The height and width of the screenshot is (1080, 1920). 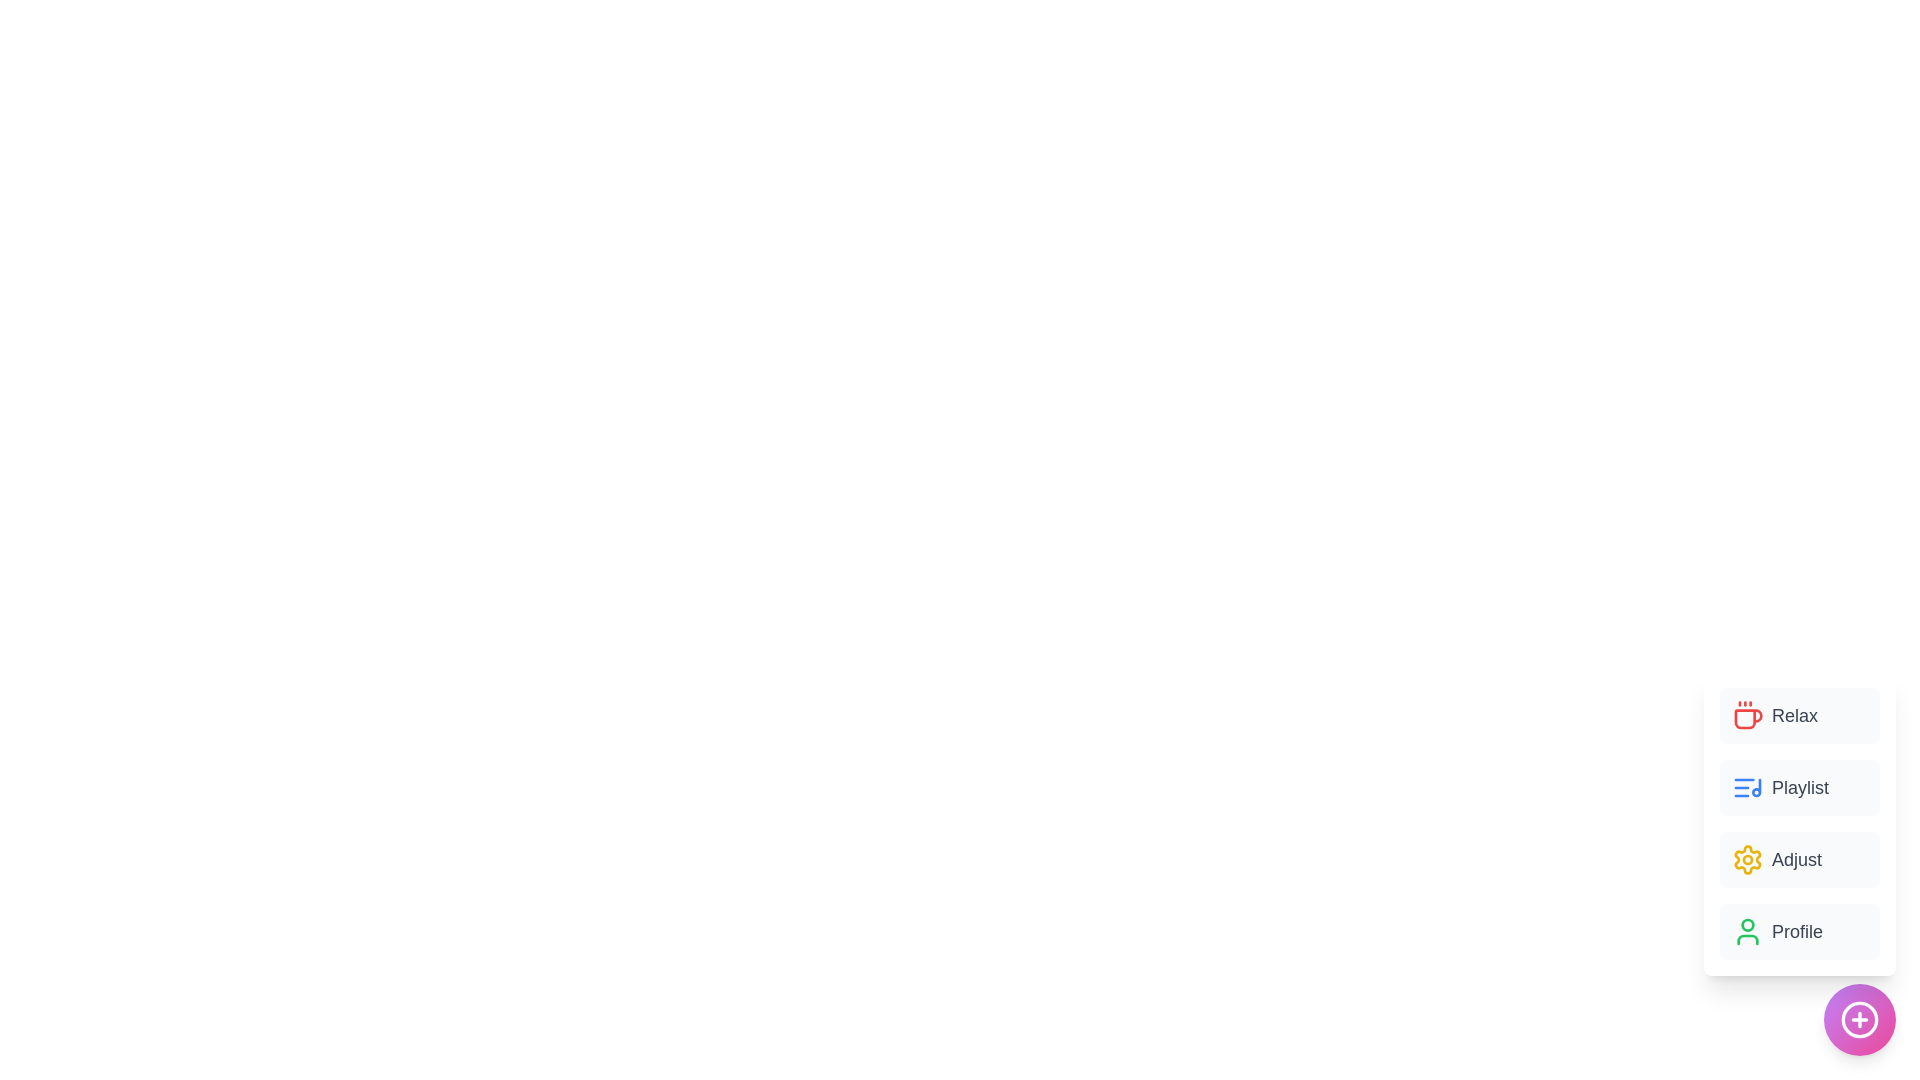 What do you see at coordinates (1800, 859) in the screenshot?
I see `the 'Adjust' button in the menu` at bounding box center [1800, 859].